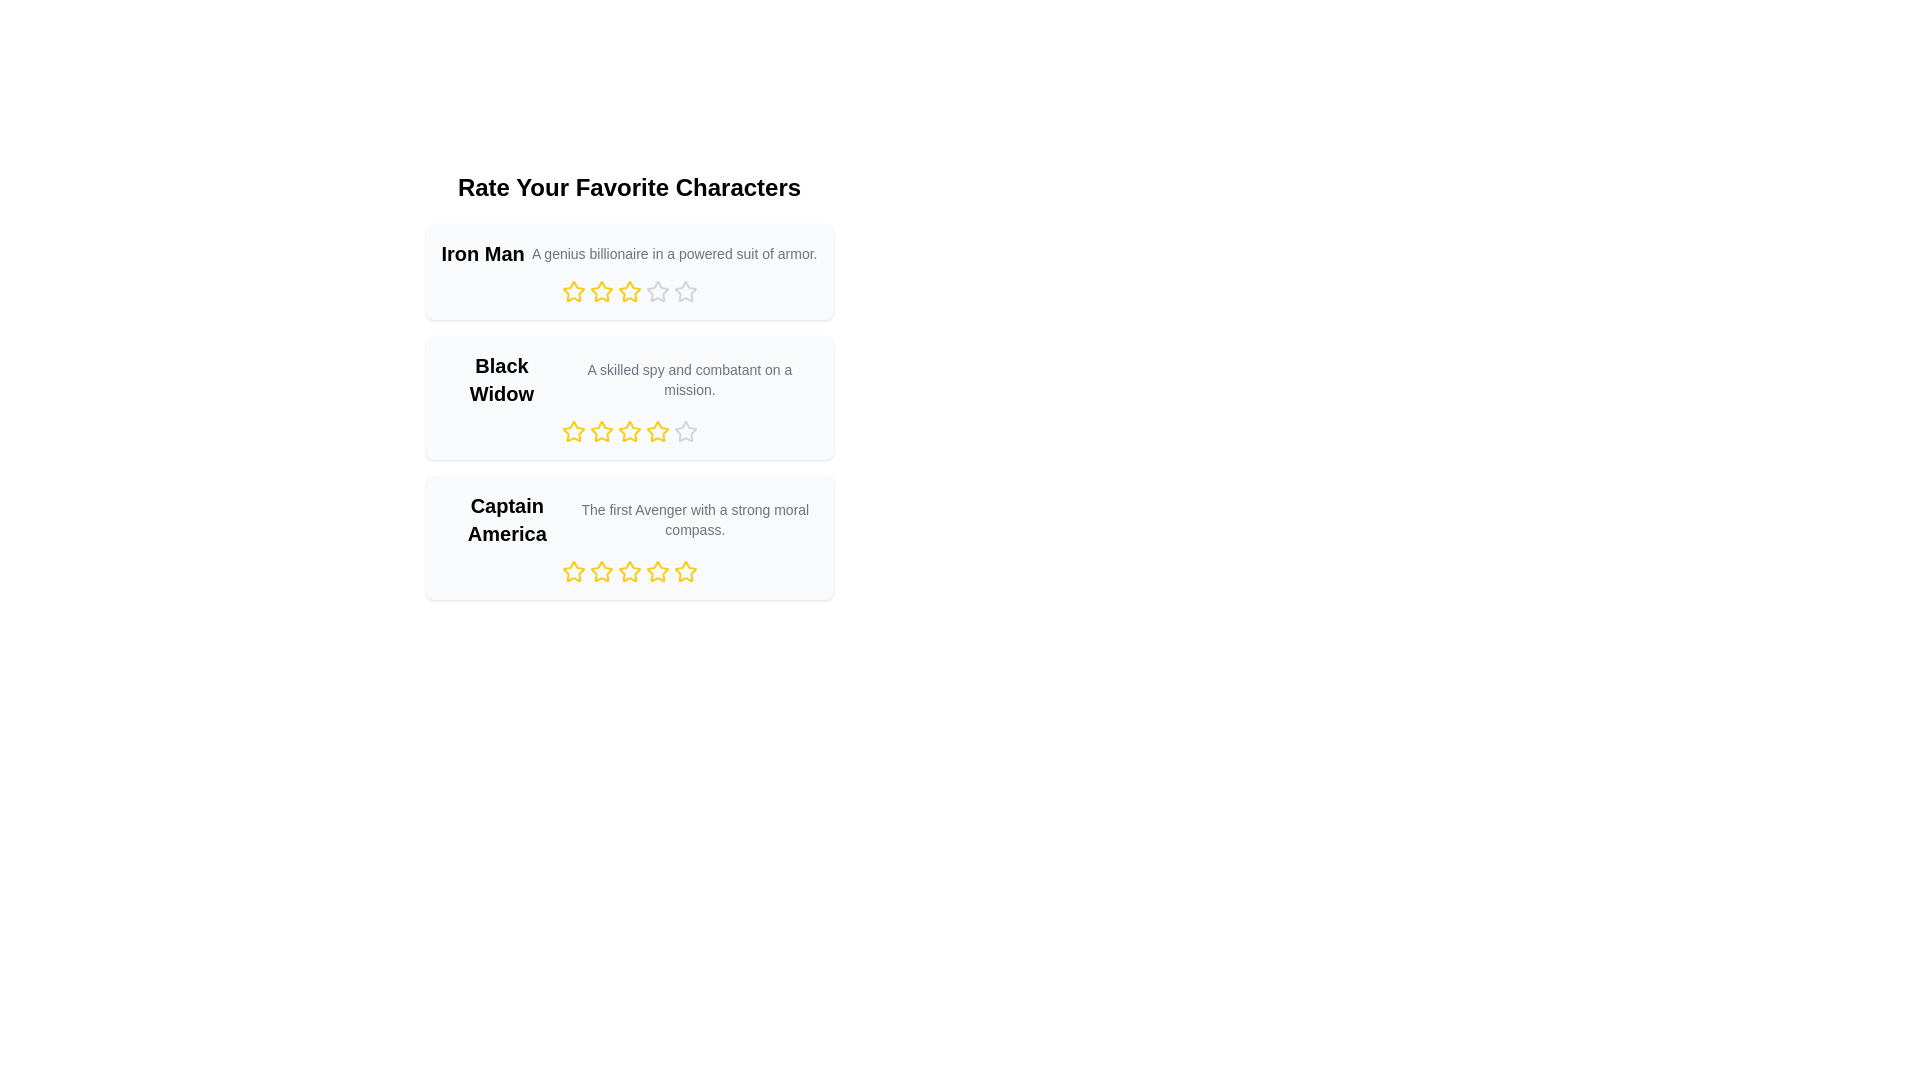  Describe the element at coordinates (657, 571) in the screenshot. I see `the fourth yellow star icon in the rating sequence for 'Captain America'` at that location.